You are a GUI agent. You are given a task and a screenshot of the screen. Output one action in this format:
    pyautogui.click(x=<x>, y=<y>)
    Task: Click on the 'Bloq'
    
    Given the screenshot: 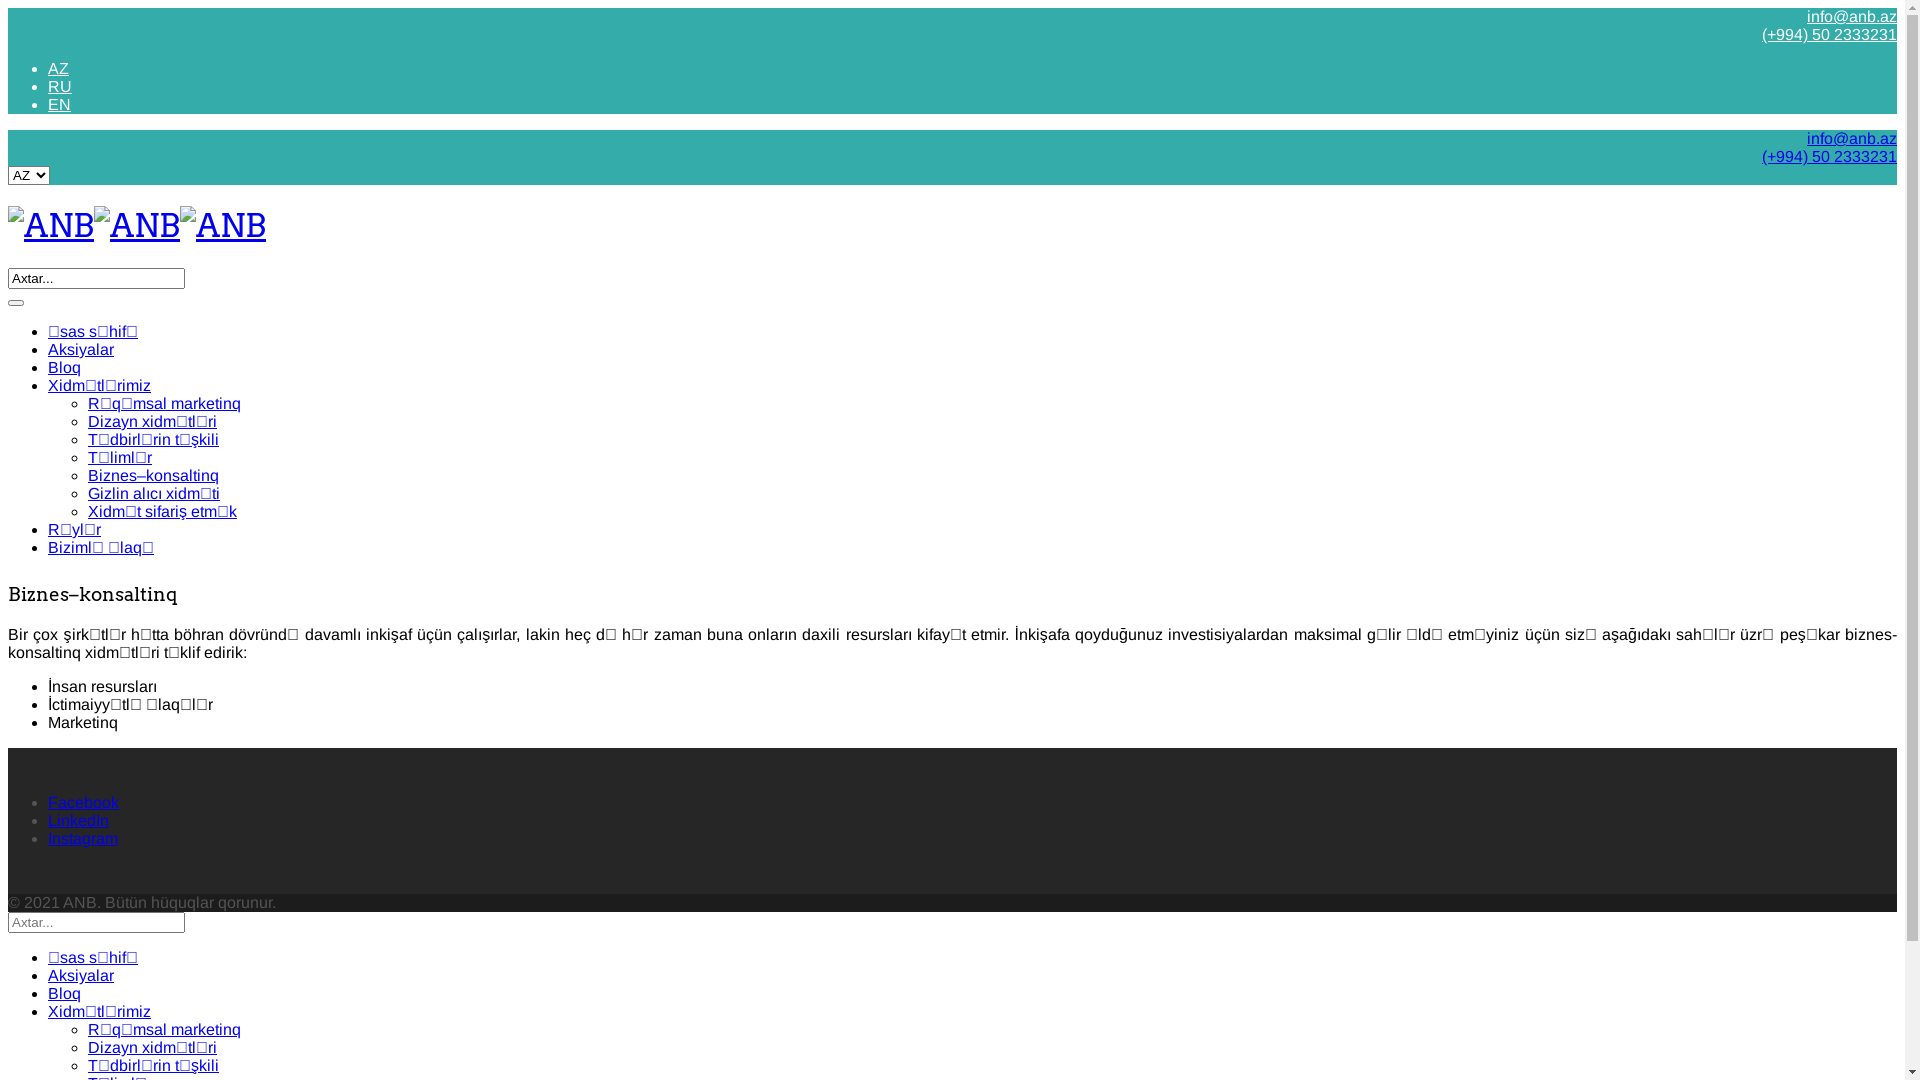 What is the action you would take?
    pyautogui.click(x=64, y=367)
    